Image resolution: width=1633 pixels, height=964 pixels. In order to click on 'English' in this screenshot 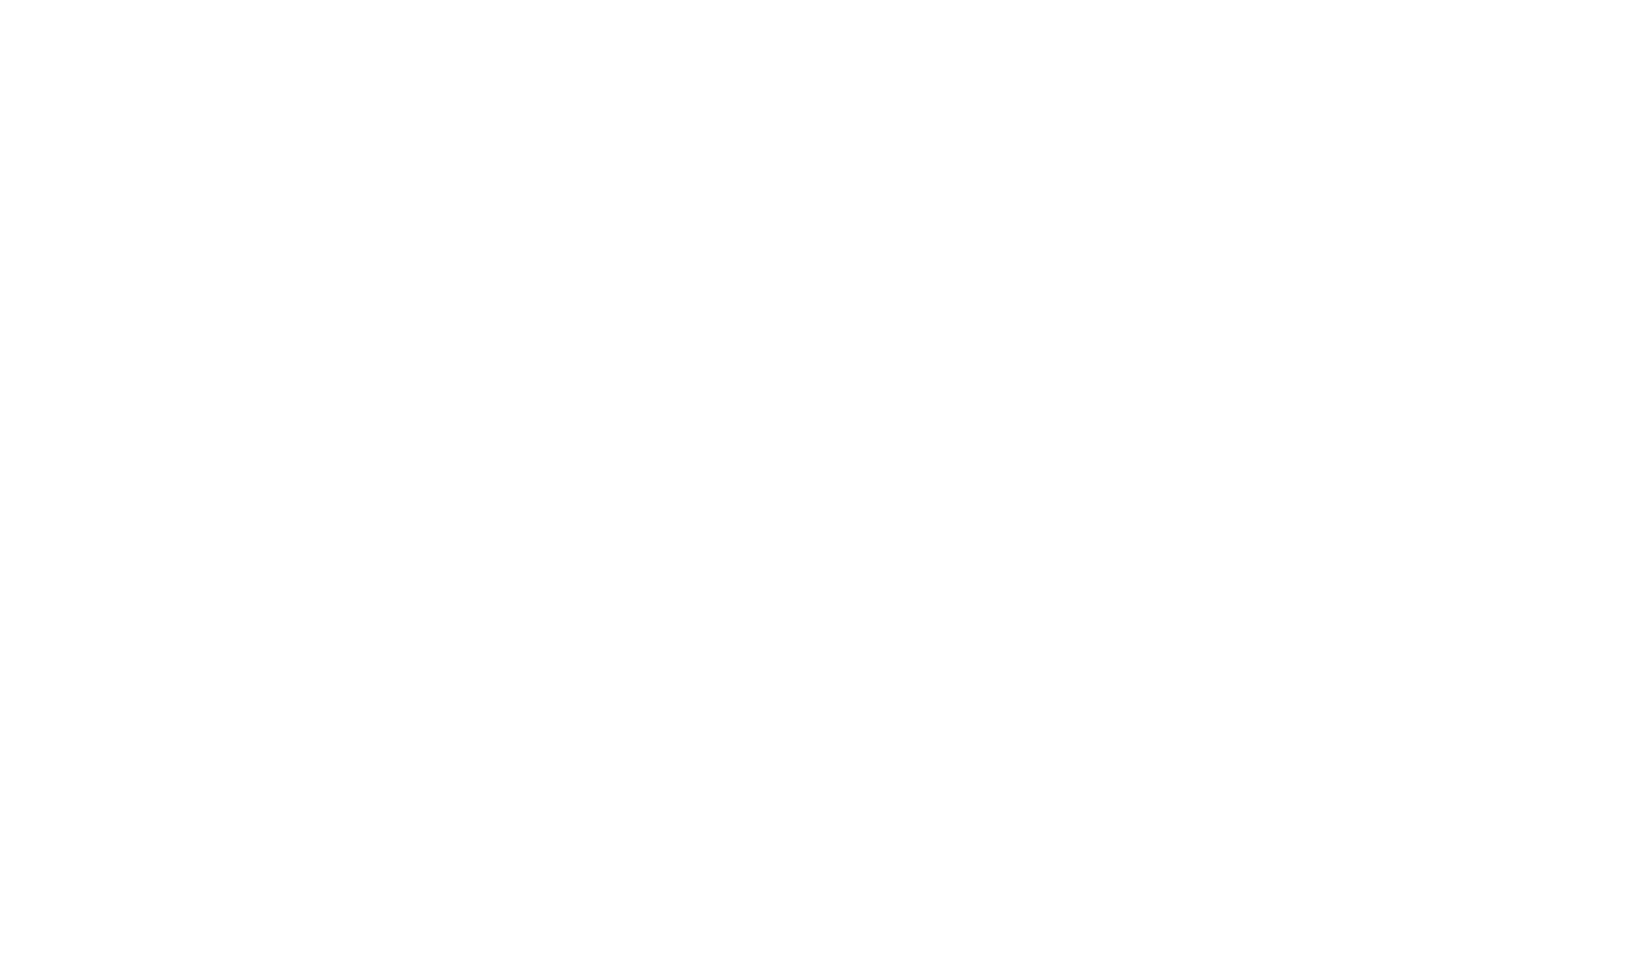, I will do `click(768, 248)`.